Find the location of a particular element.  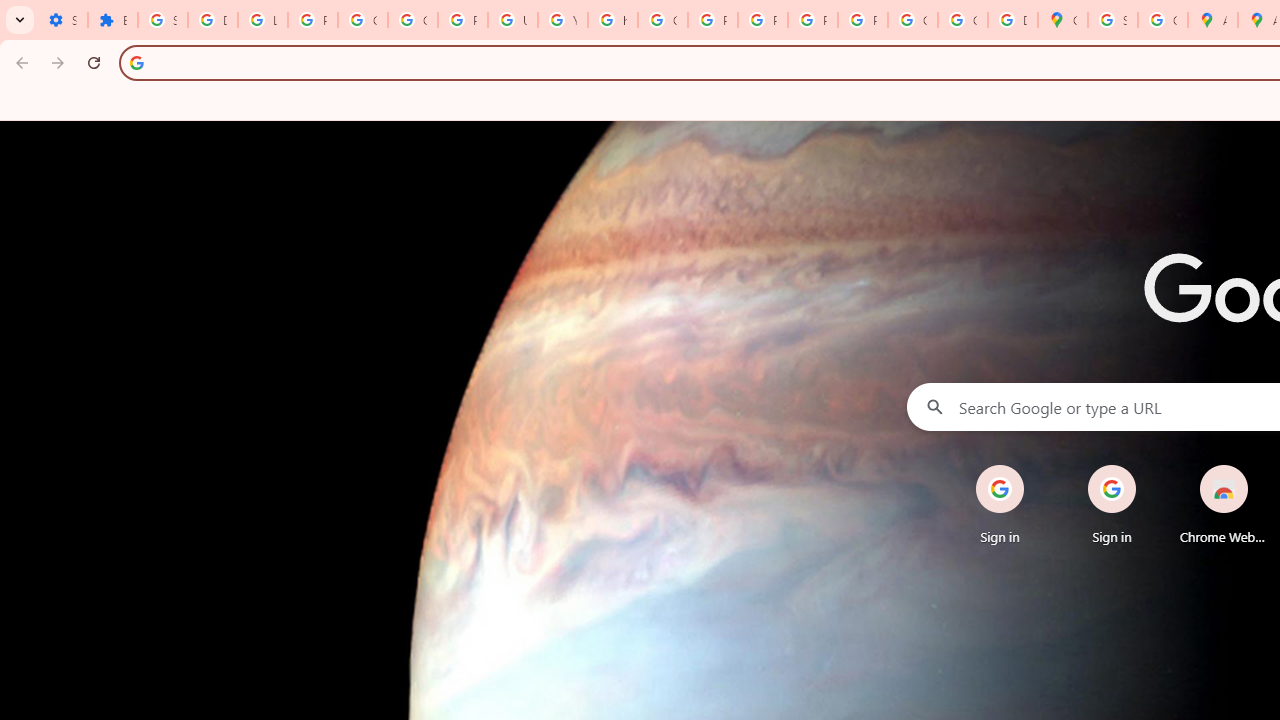

'Learn how to find your photos - Google Photos Help' is located at coordinates (262, 20).